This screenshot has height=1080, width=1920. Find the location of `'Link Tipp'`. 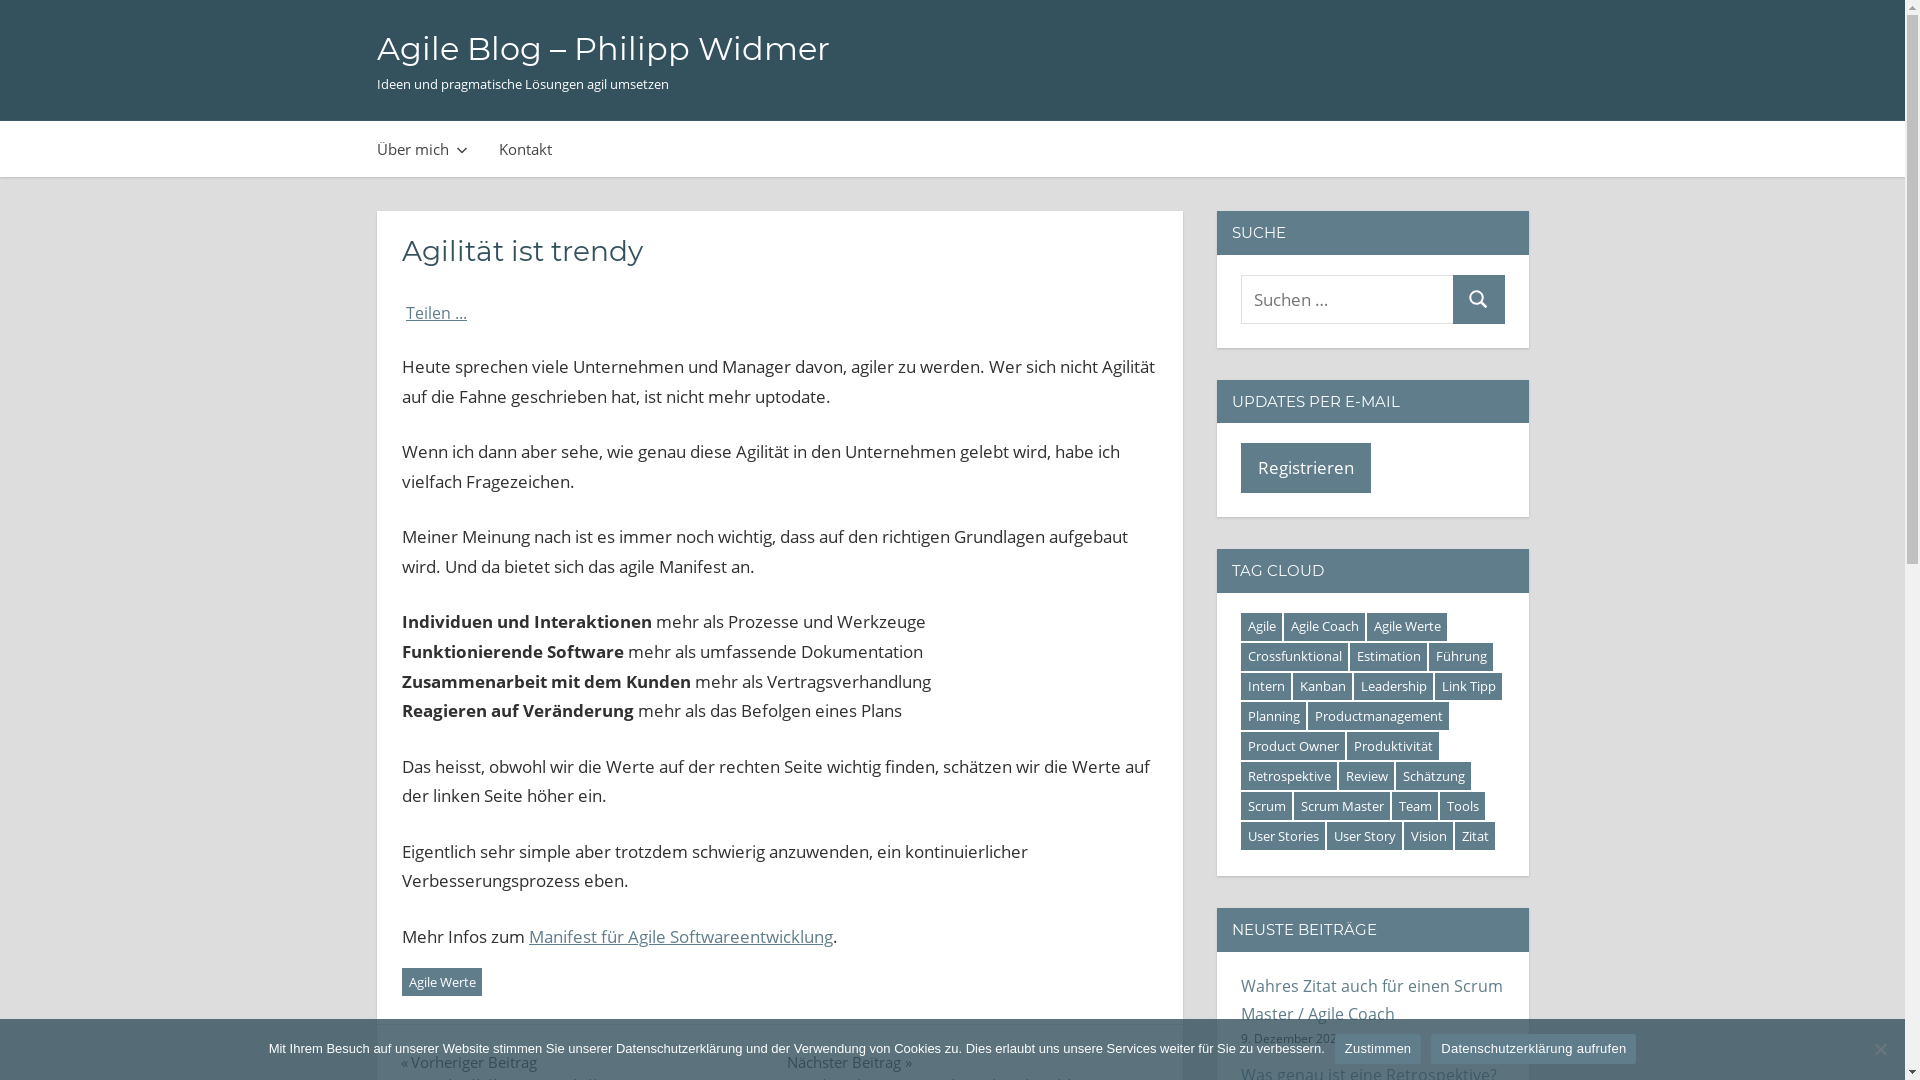

'Link Tipp' is located at coordinates (1468, 685).